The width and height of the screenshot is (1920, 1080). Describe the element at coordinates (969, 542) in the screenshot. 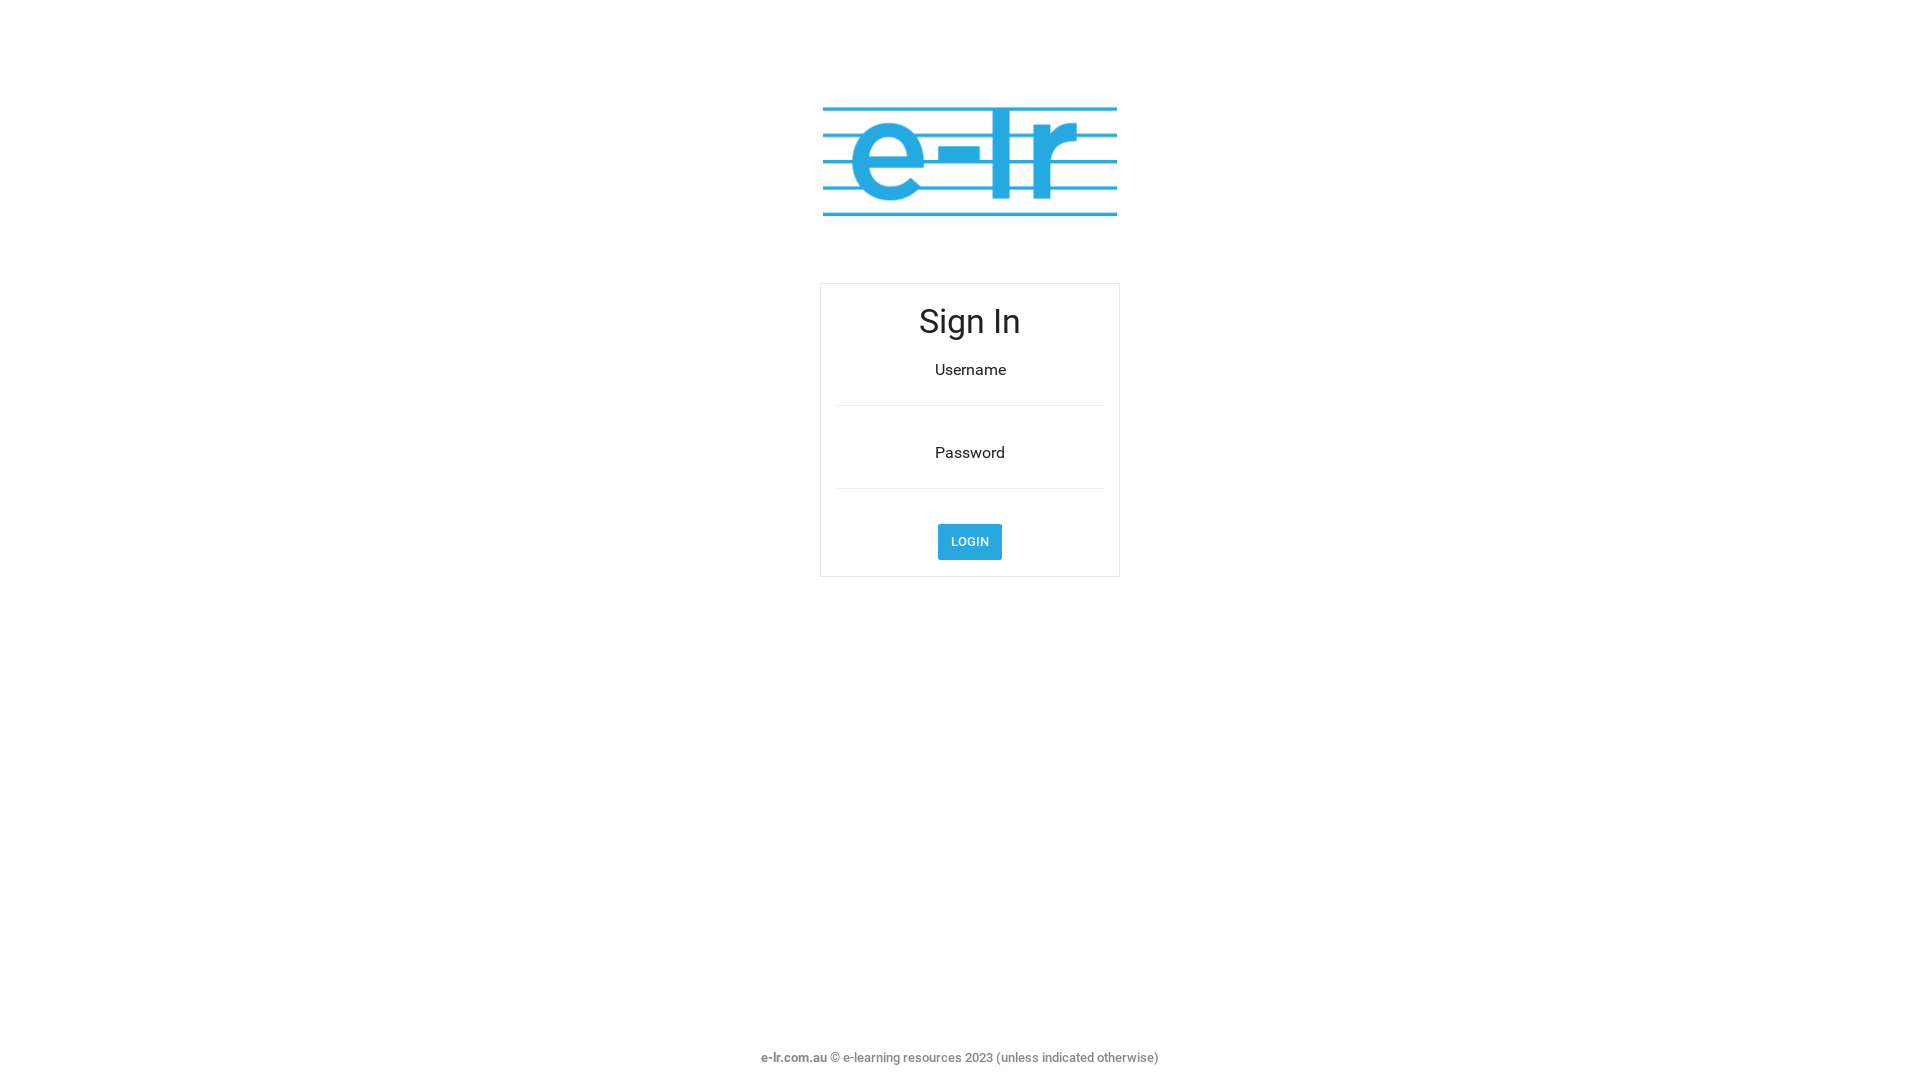

I see `'LOGIN'` at that location.